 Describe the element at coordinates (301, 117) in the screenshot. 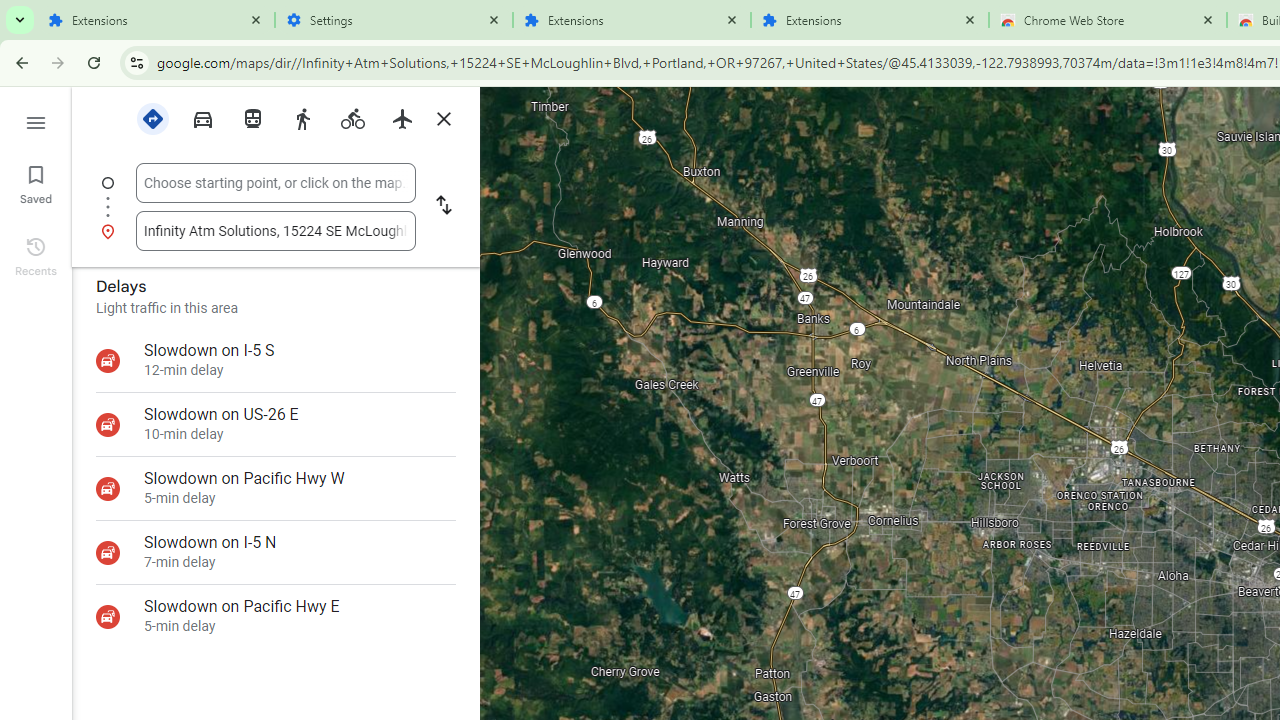

I see `'Walking'` at that location.